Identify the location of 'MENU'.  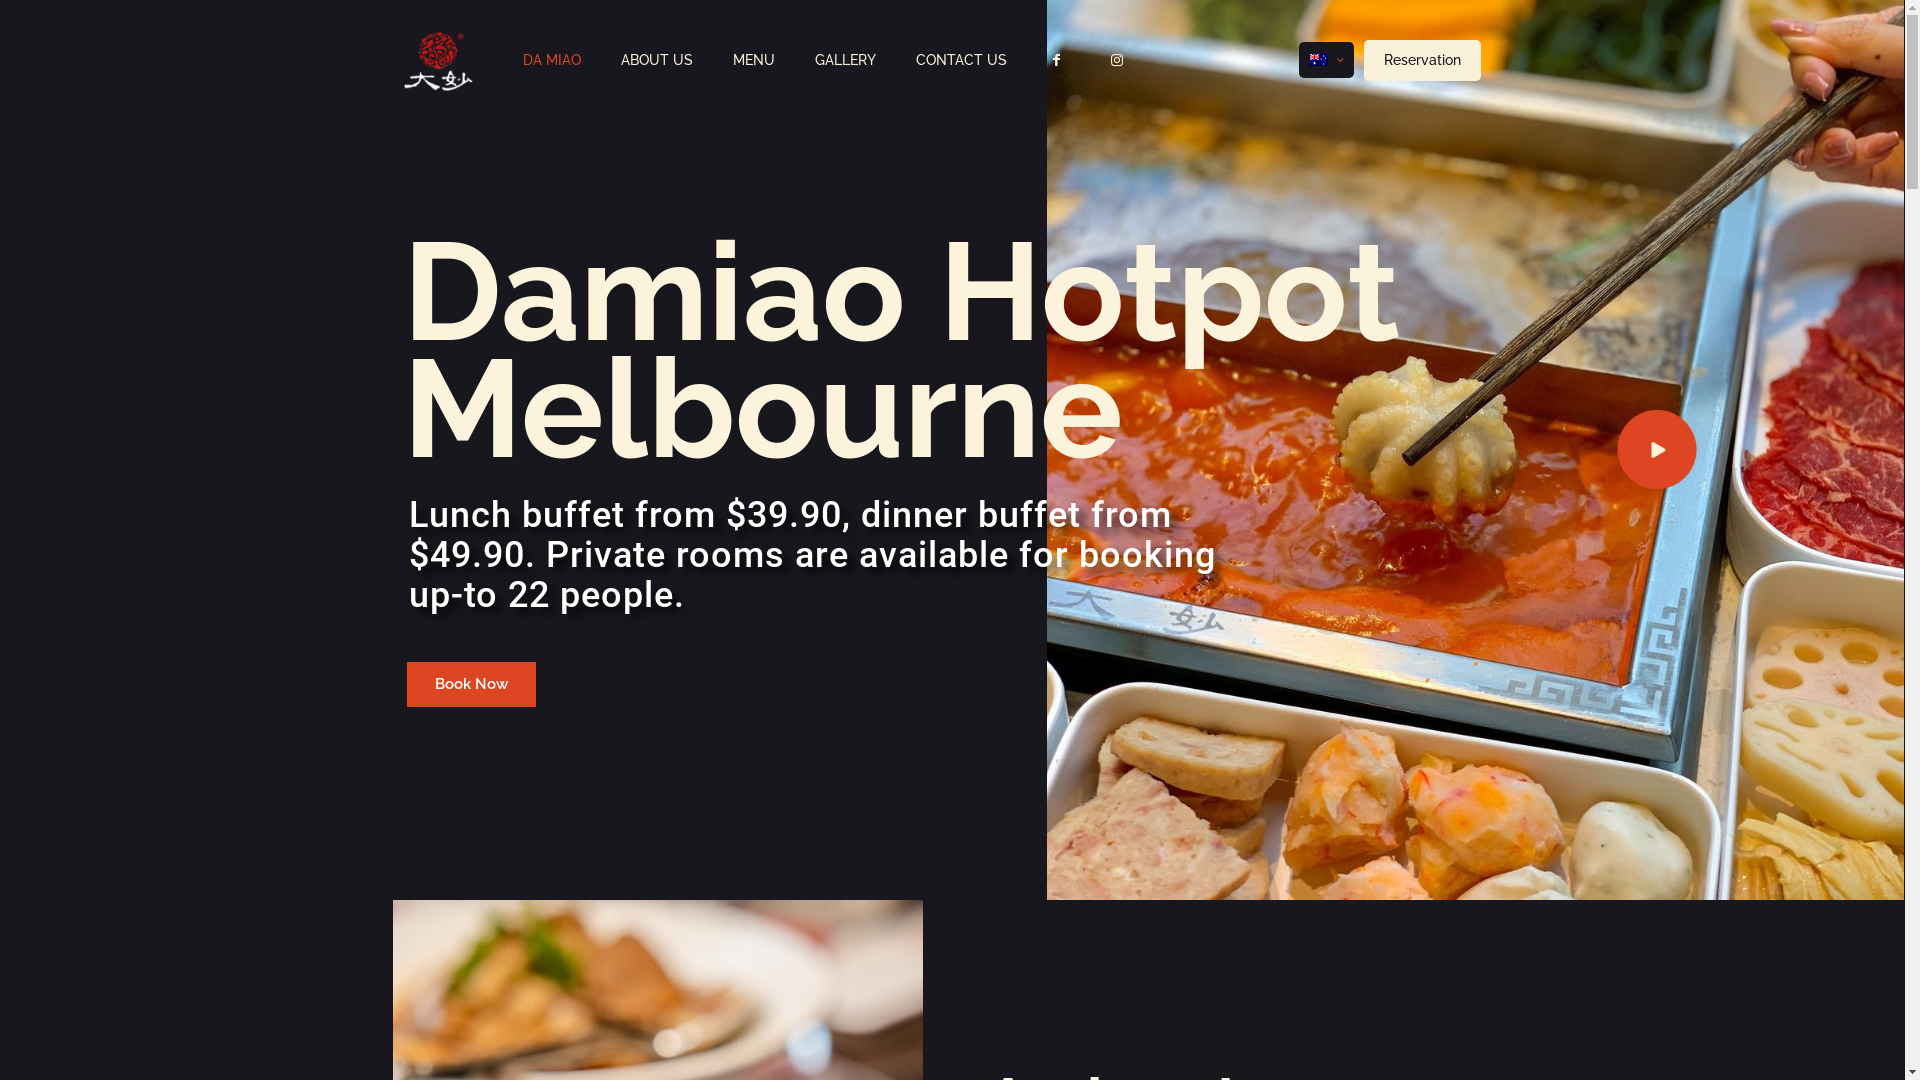
(752, 59).